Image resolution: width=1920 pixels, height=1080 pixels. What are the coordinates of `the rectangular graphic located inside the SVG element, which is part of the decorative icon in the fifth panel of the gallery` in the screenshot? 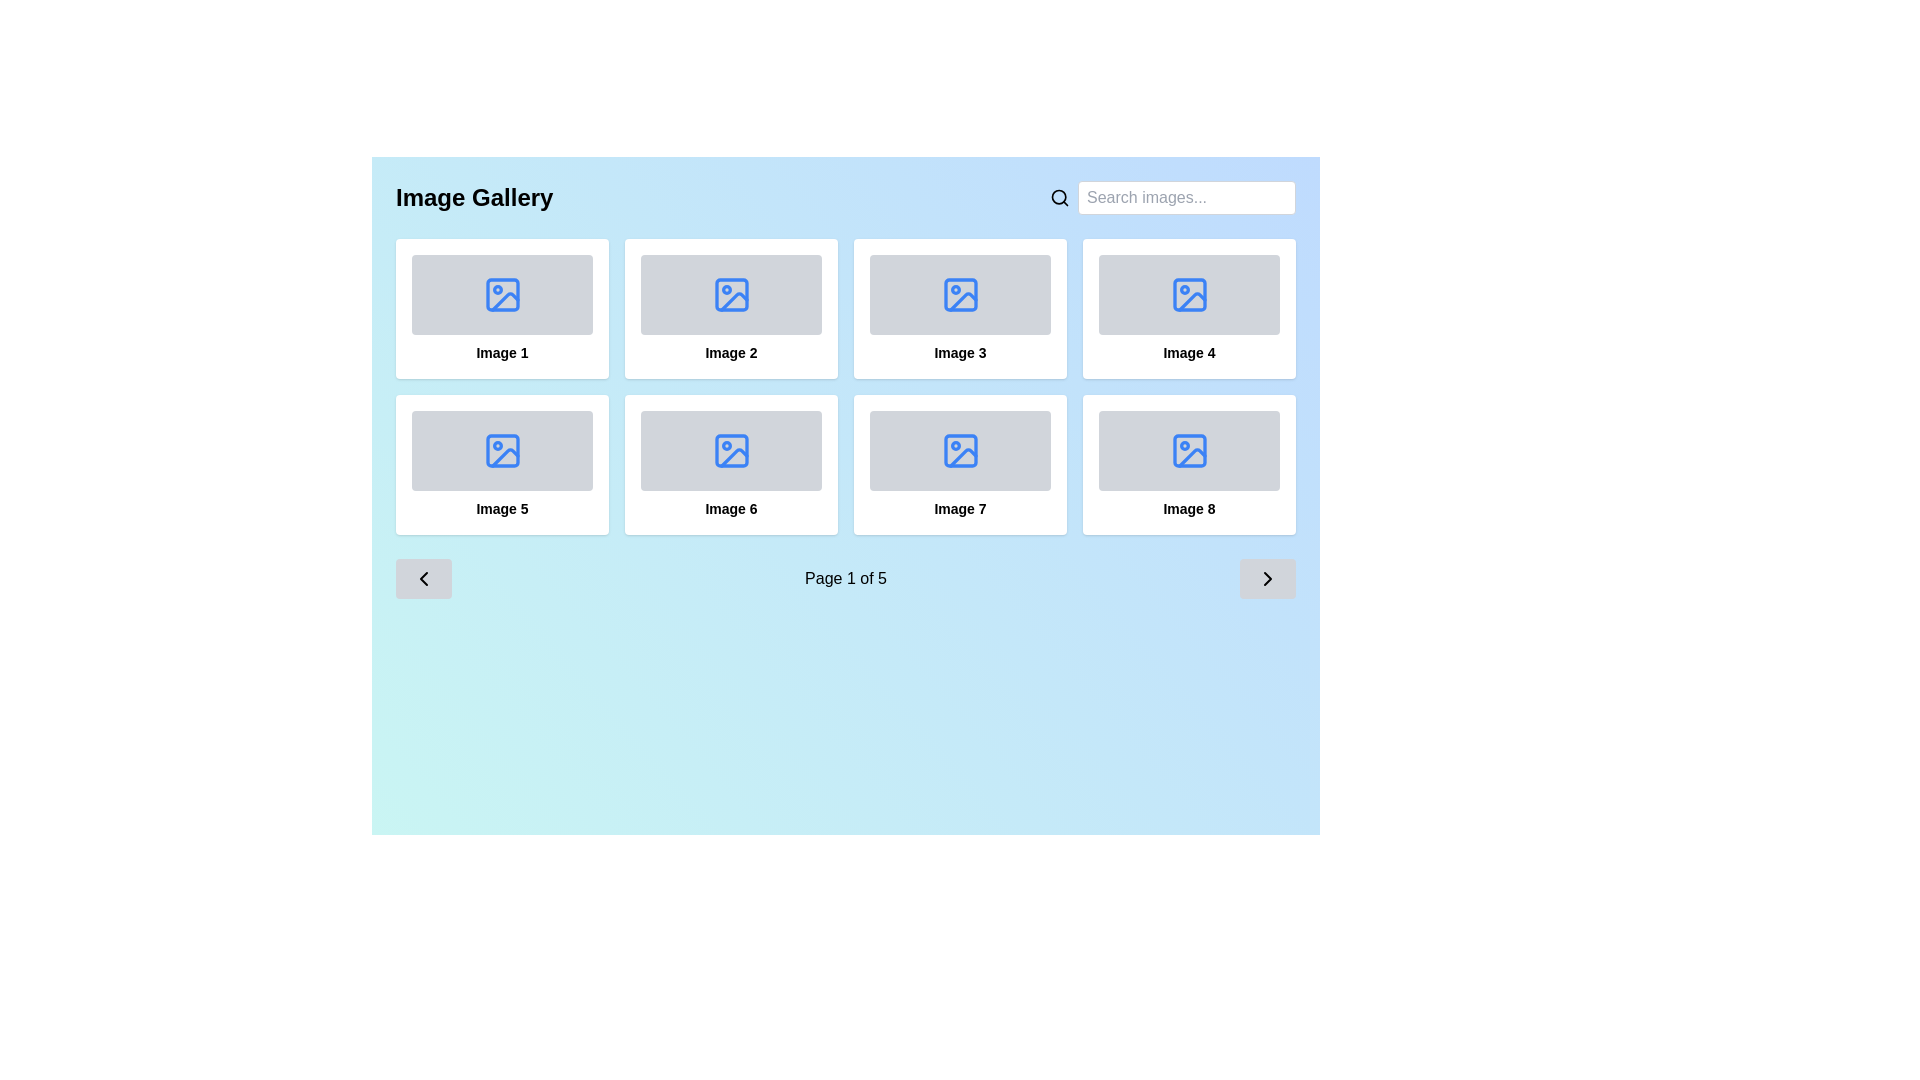 It's located at (502, 451).